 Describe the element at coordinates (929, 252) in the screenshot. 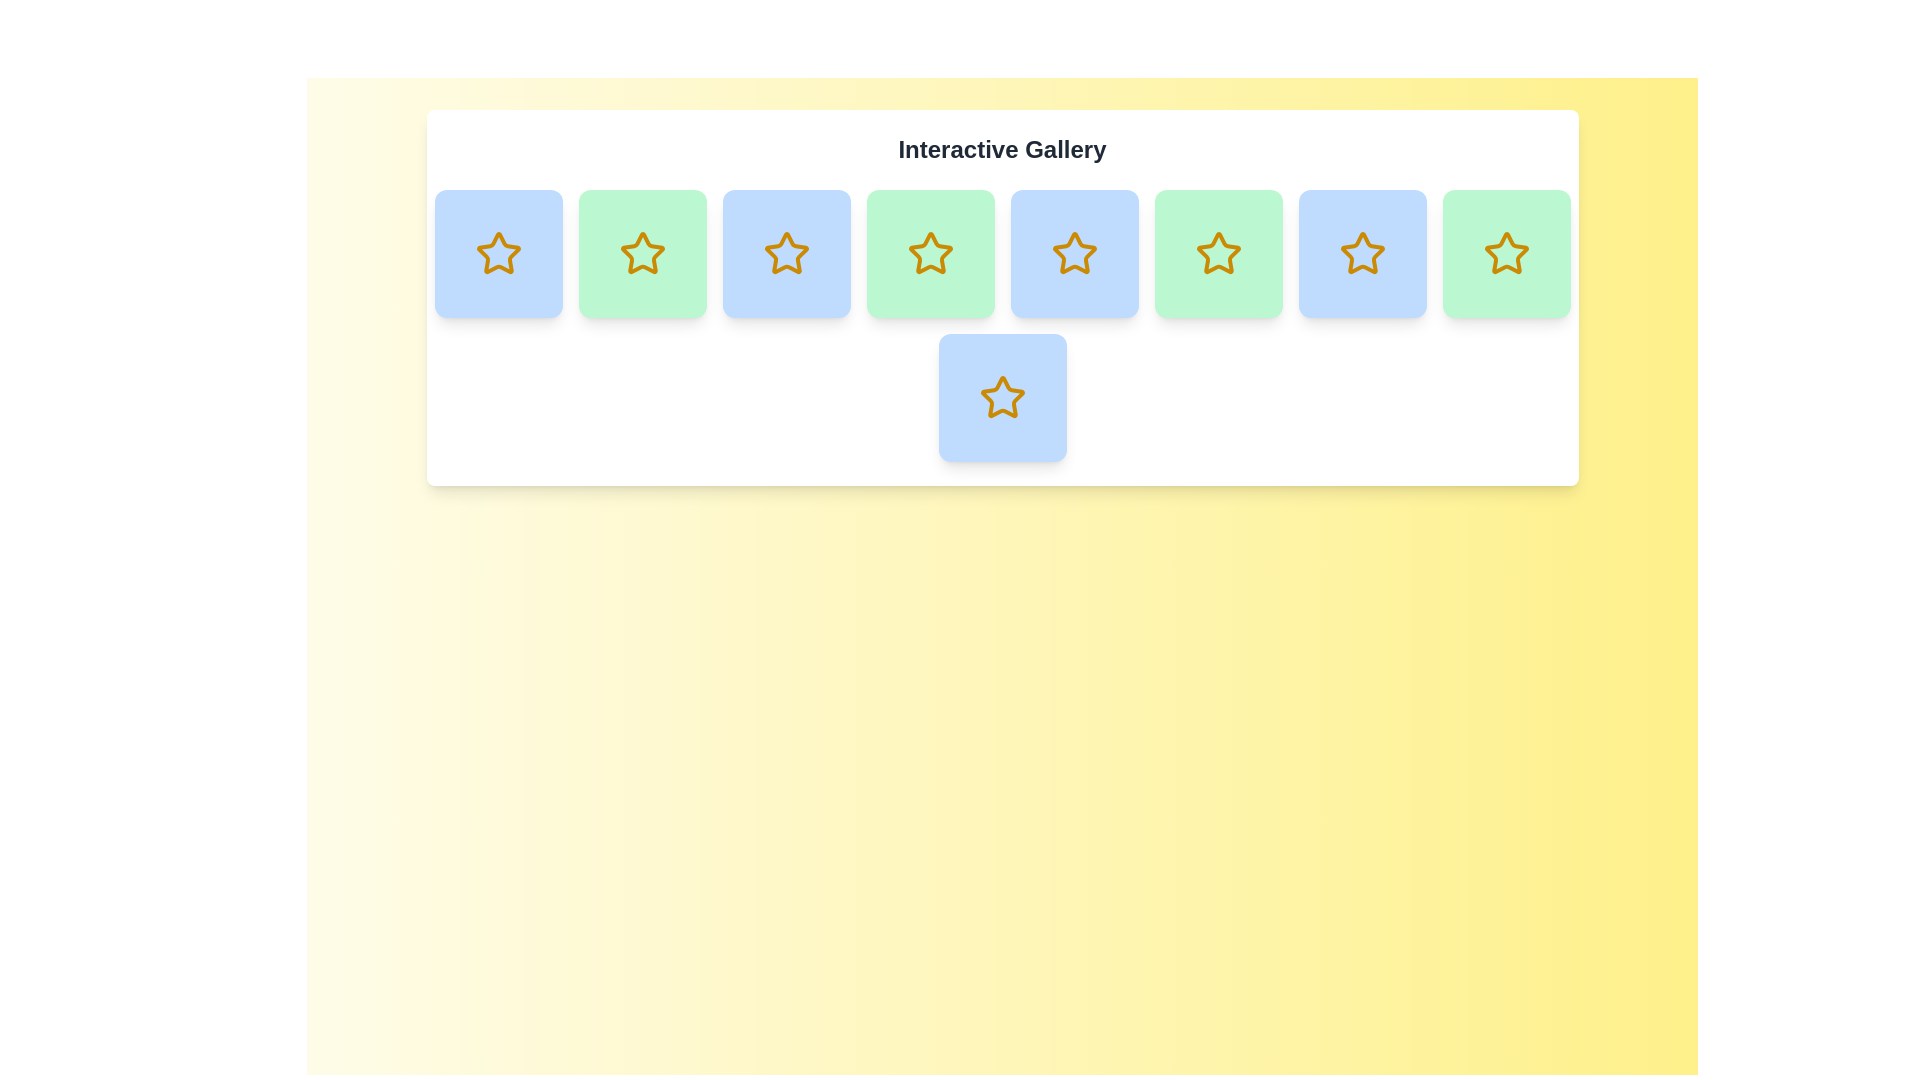

I see `the star-shaped icon with a yellow-orange border, located in the third position of the gallery` at that location.